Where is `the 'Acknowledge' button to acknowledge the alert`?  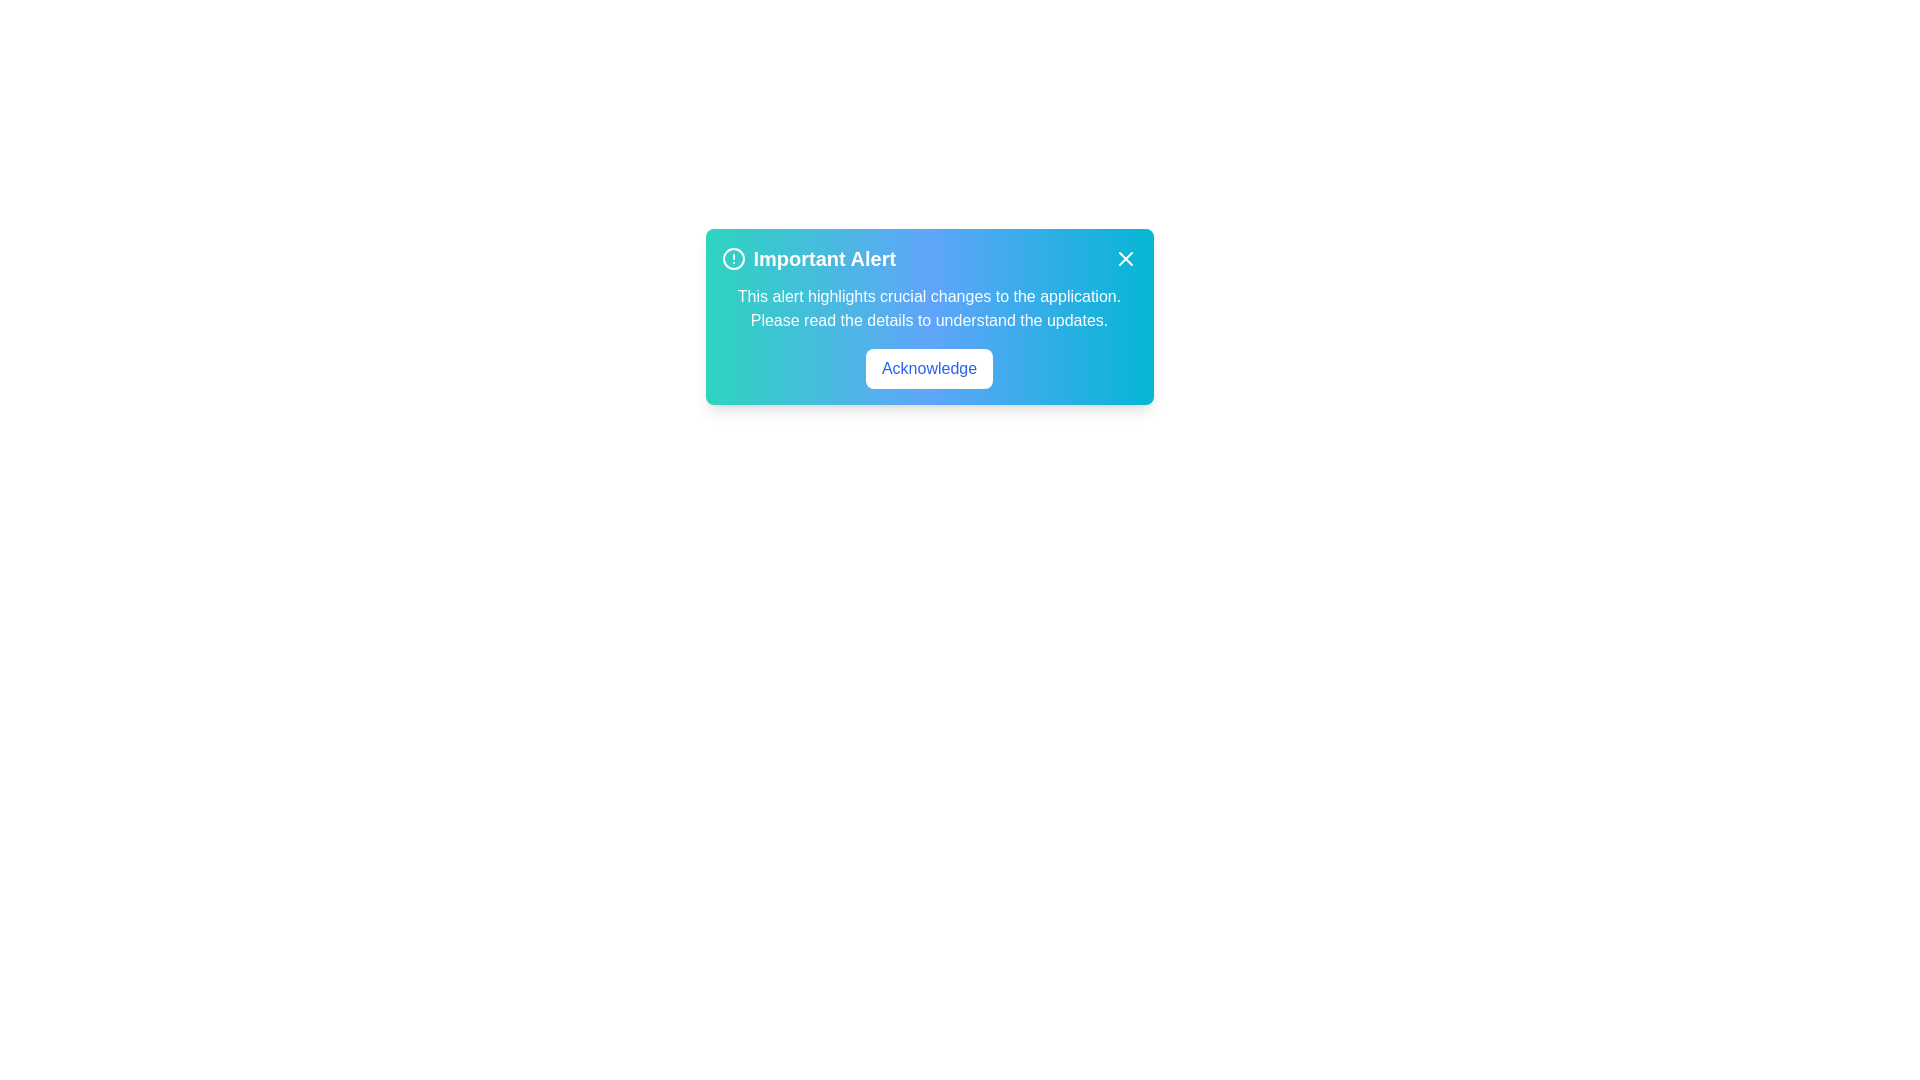 the 'Acknowledge' button to acknowledge the alert is located at coordinates (928, 369).